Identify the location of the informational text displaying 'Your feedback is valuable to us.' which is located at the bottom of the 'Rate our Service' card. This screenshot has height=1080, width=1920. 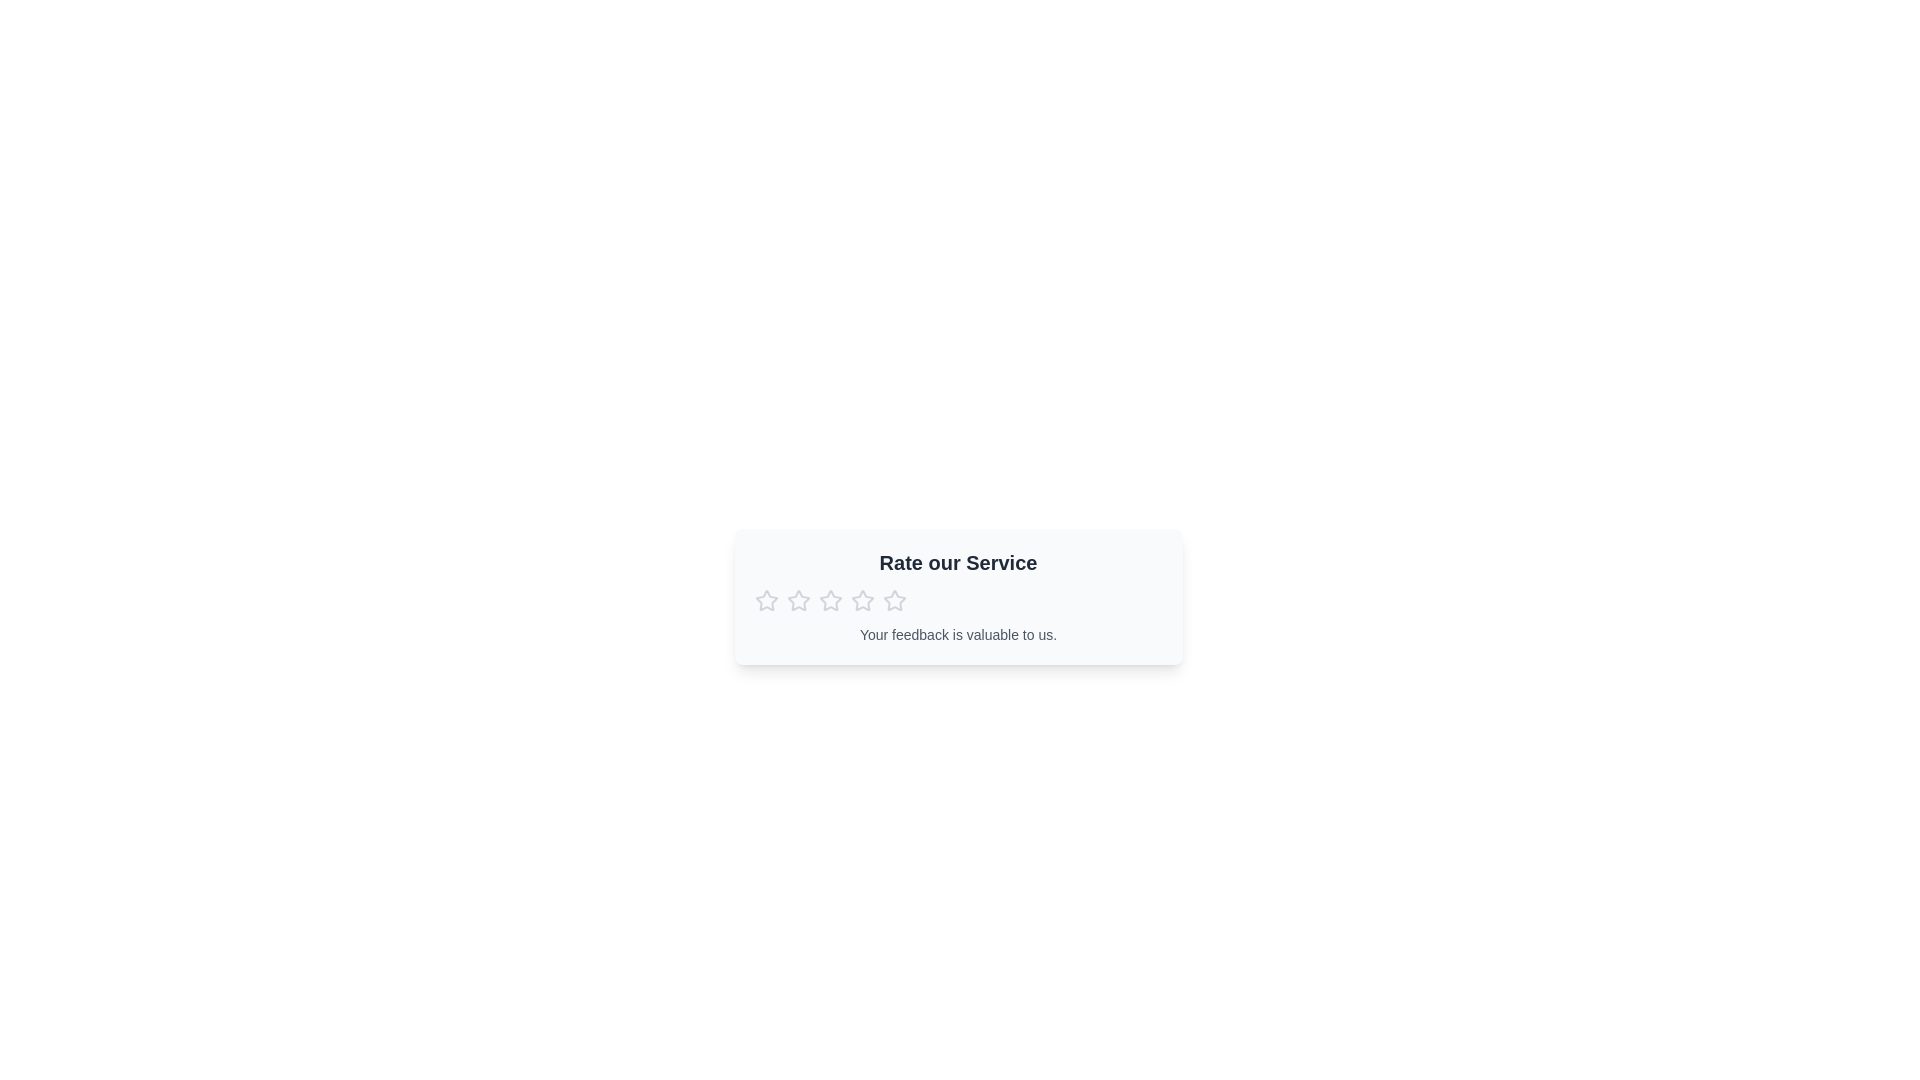
(957, 635).